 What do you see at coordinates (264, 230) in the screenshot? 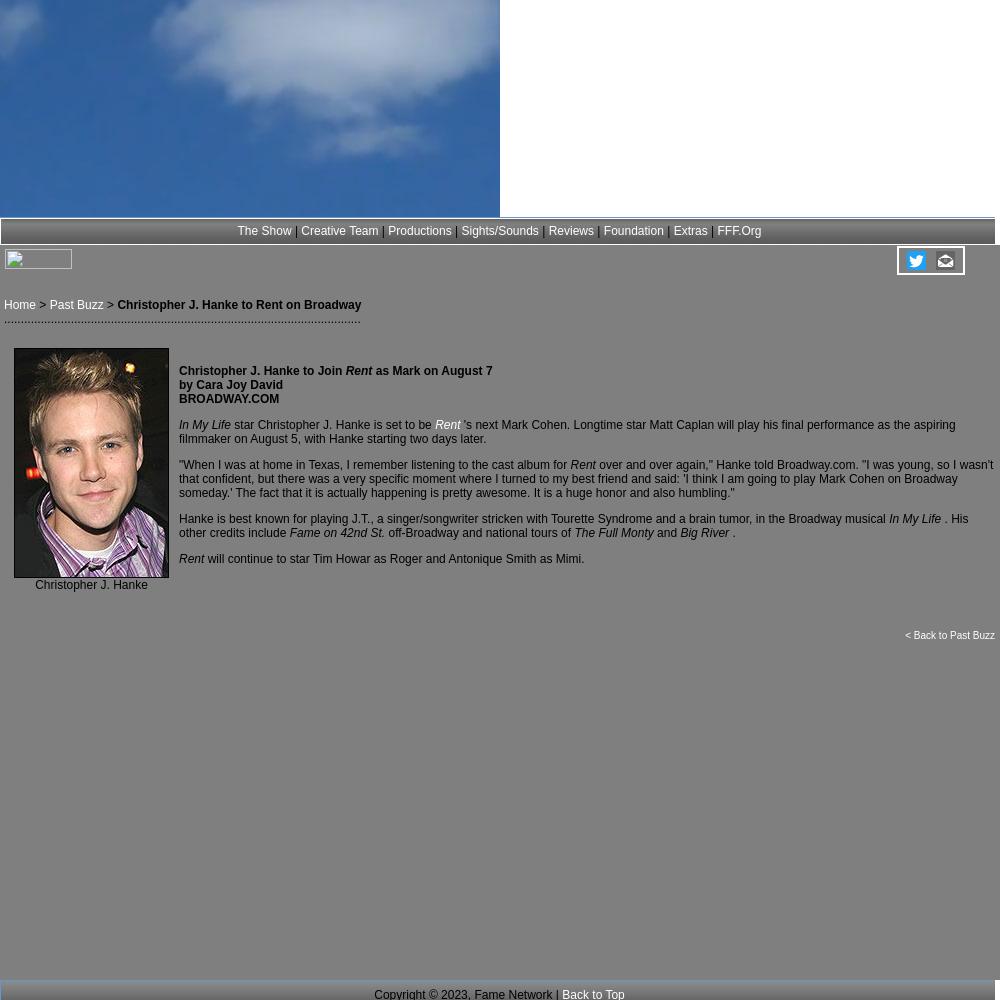
I see `'The Show'` at bounding box center [264, 230].